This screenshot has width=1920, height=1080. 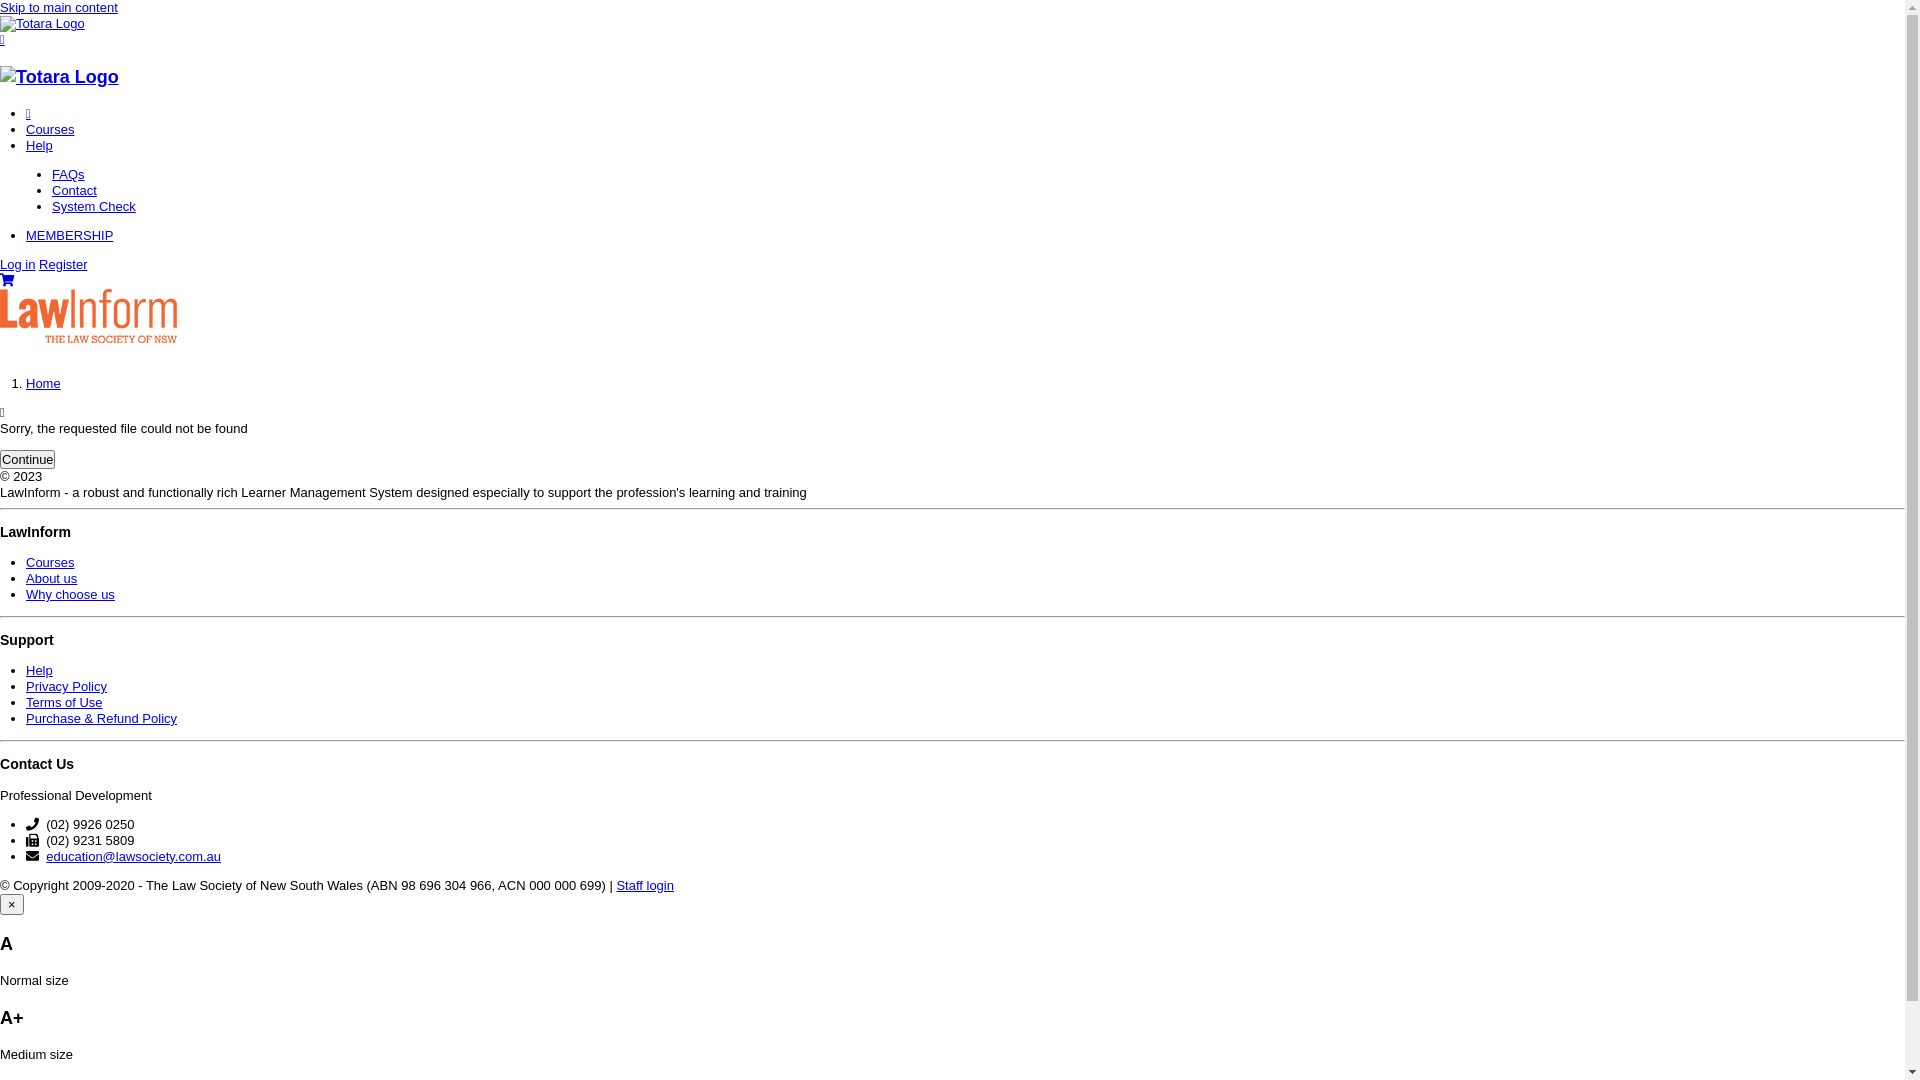 What do you see at coordinates (87, 337) in the screenshot?
I see `'LawInform'` at bounding box center [87, 337].